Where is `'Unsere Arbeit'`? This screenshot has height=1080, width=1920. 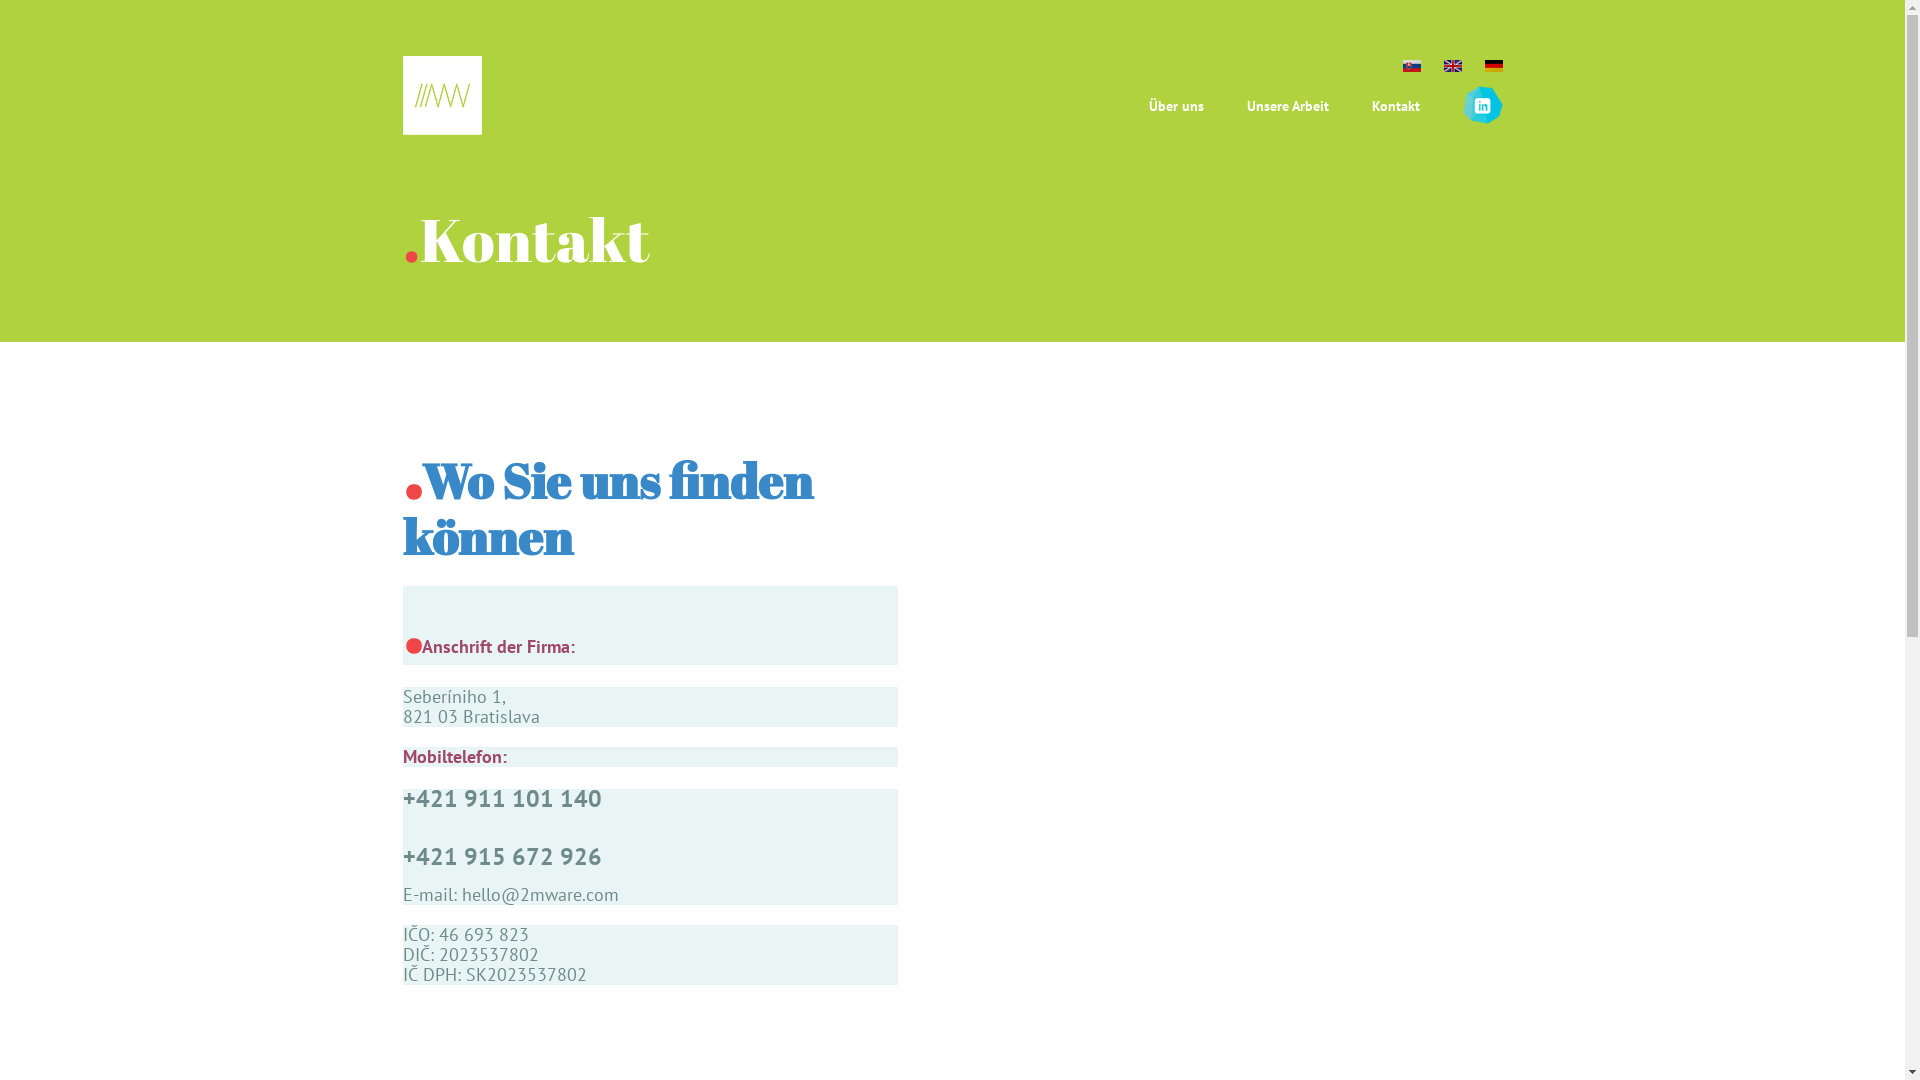 'Unsere Arbeit' is located at coordinates (1245, 105).